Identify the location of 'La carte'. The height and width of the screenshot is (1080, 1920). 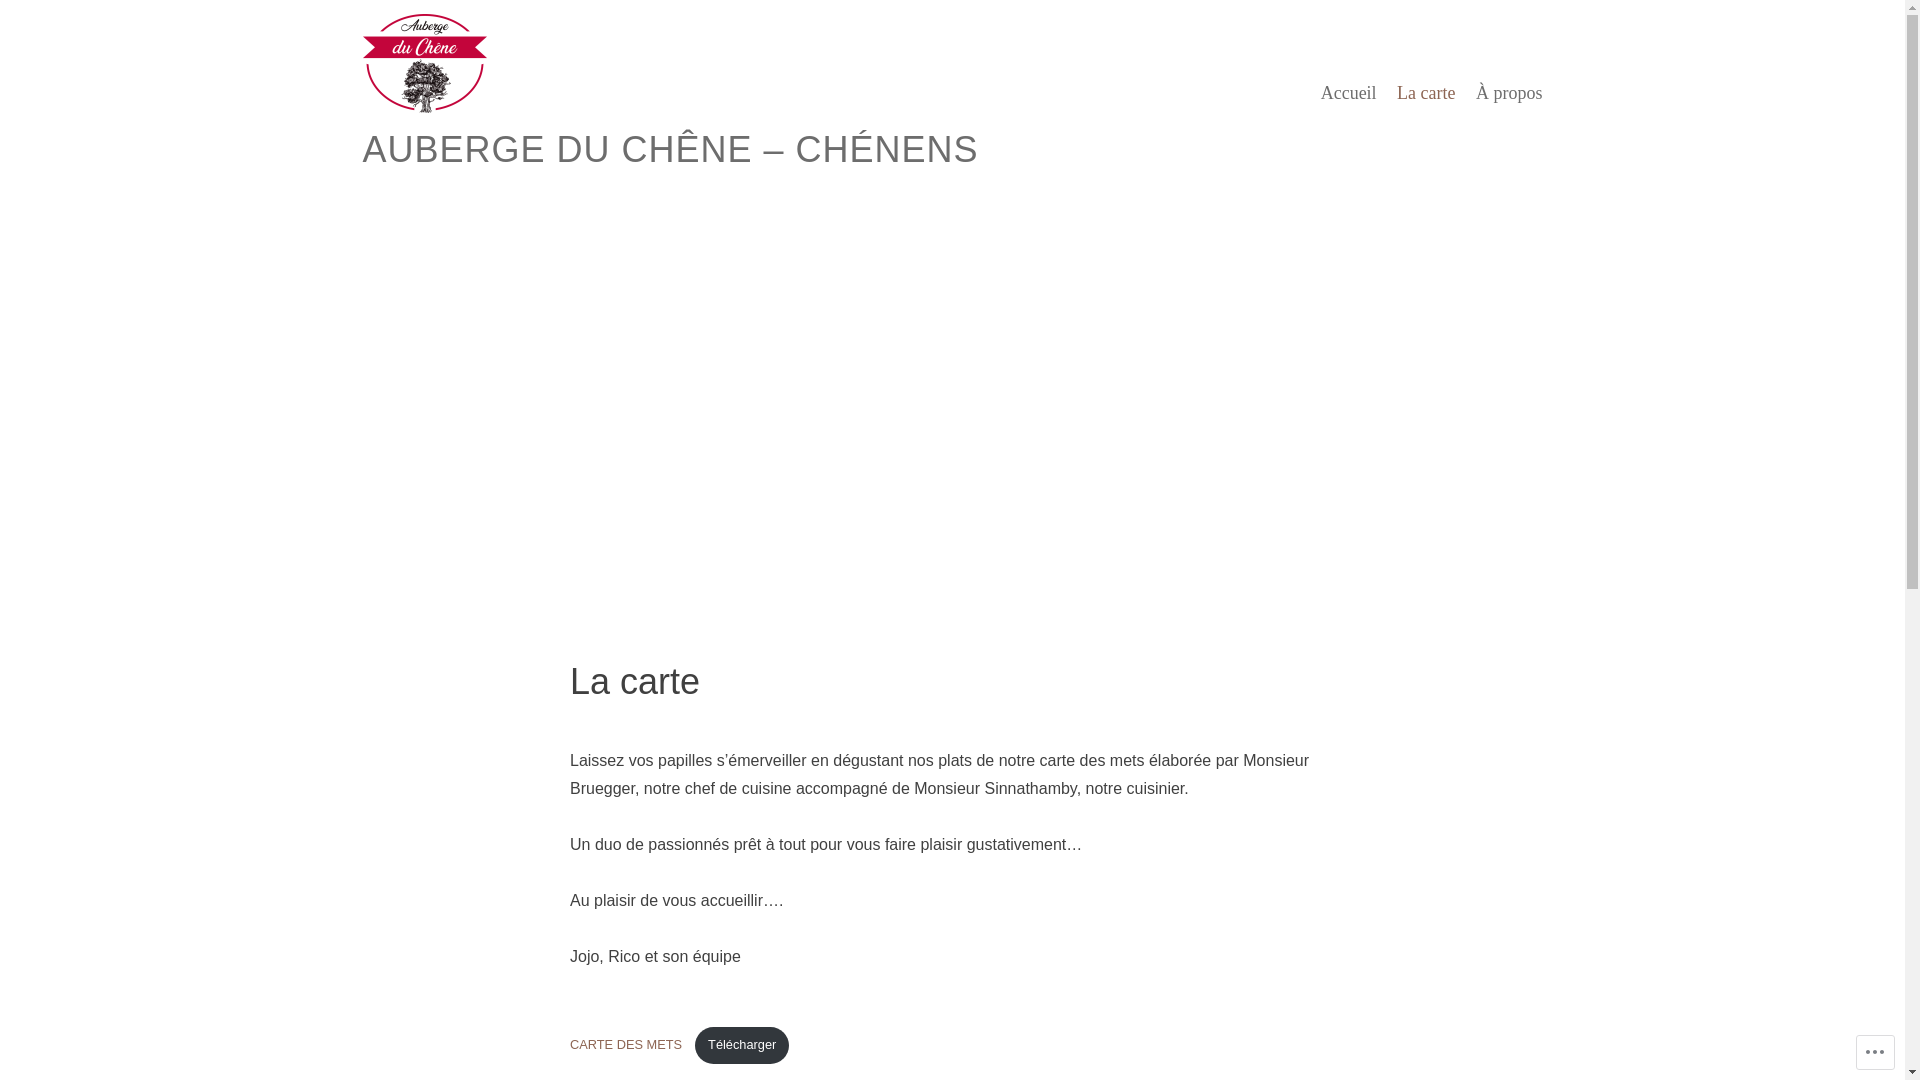
(1395, 92).